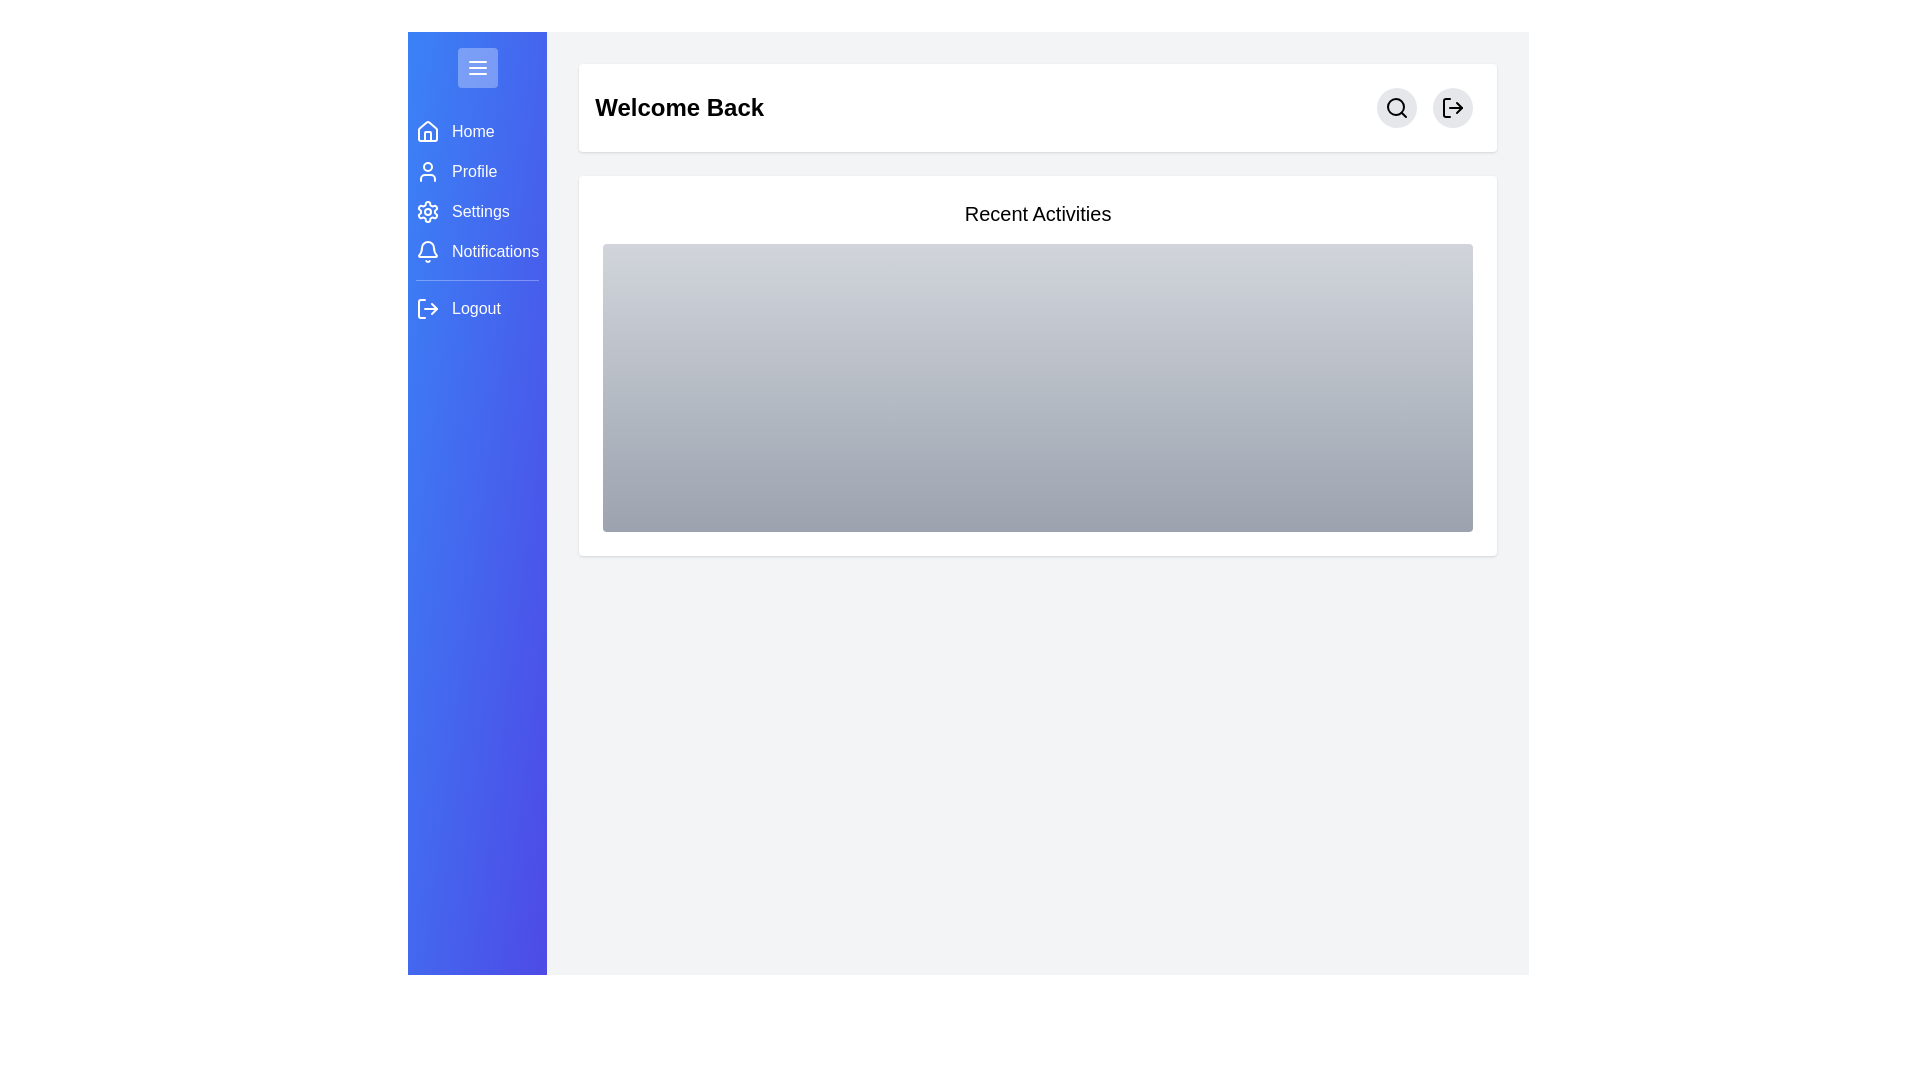 The image size is (1920, 1080). What do you see at coordinates (472, 131) in the screenshot?
I see `the first text label in the left vertical navigation bar that acts as a navigation link or label, positioned immediately after the house icon` at bounding box center [472, 131].